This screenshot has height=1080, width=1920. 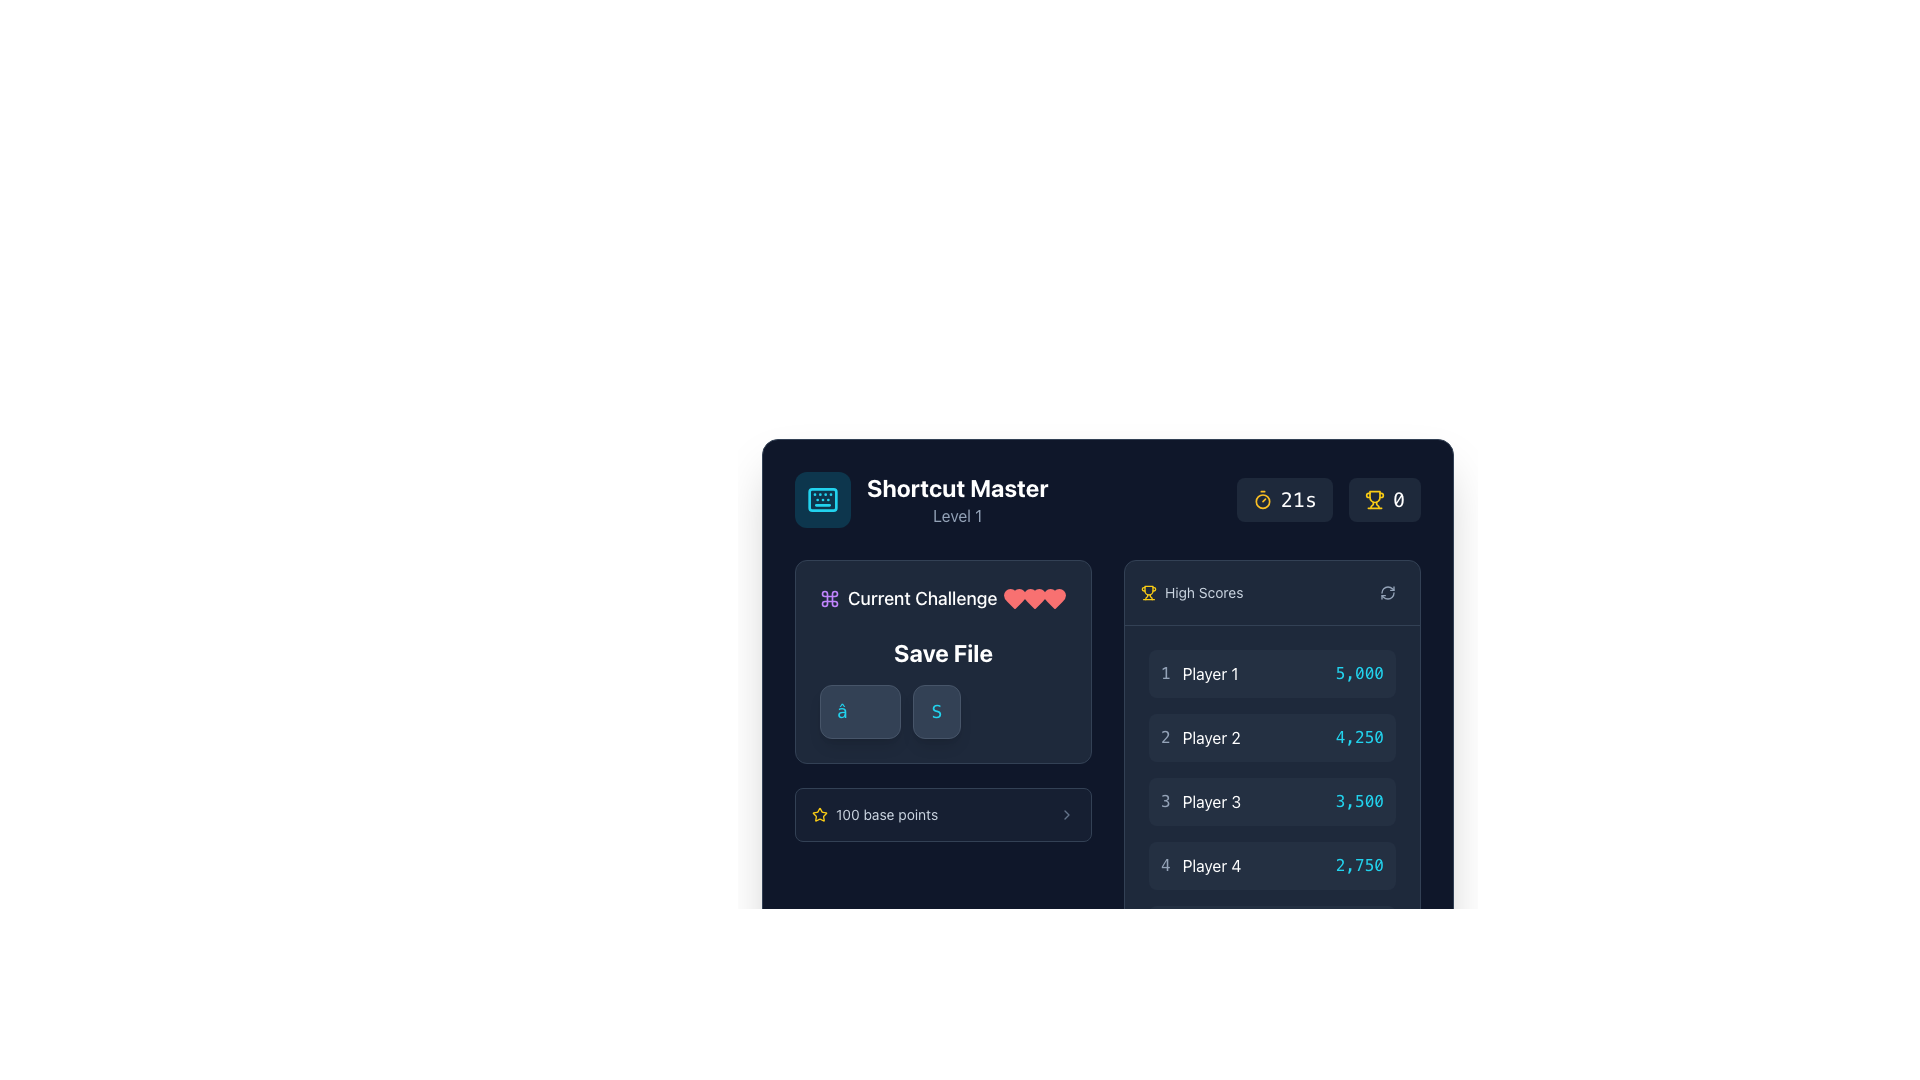 I want to click on the trophy icon representing achievement or high scores, located to the left of the 'High Scores' text label in the right content panel, so click(x=1148, y=592).